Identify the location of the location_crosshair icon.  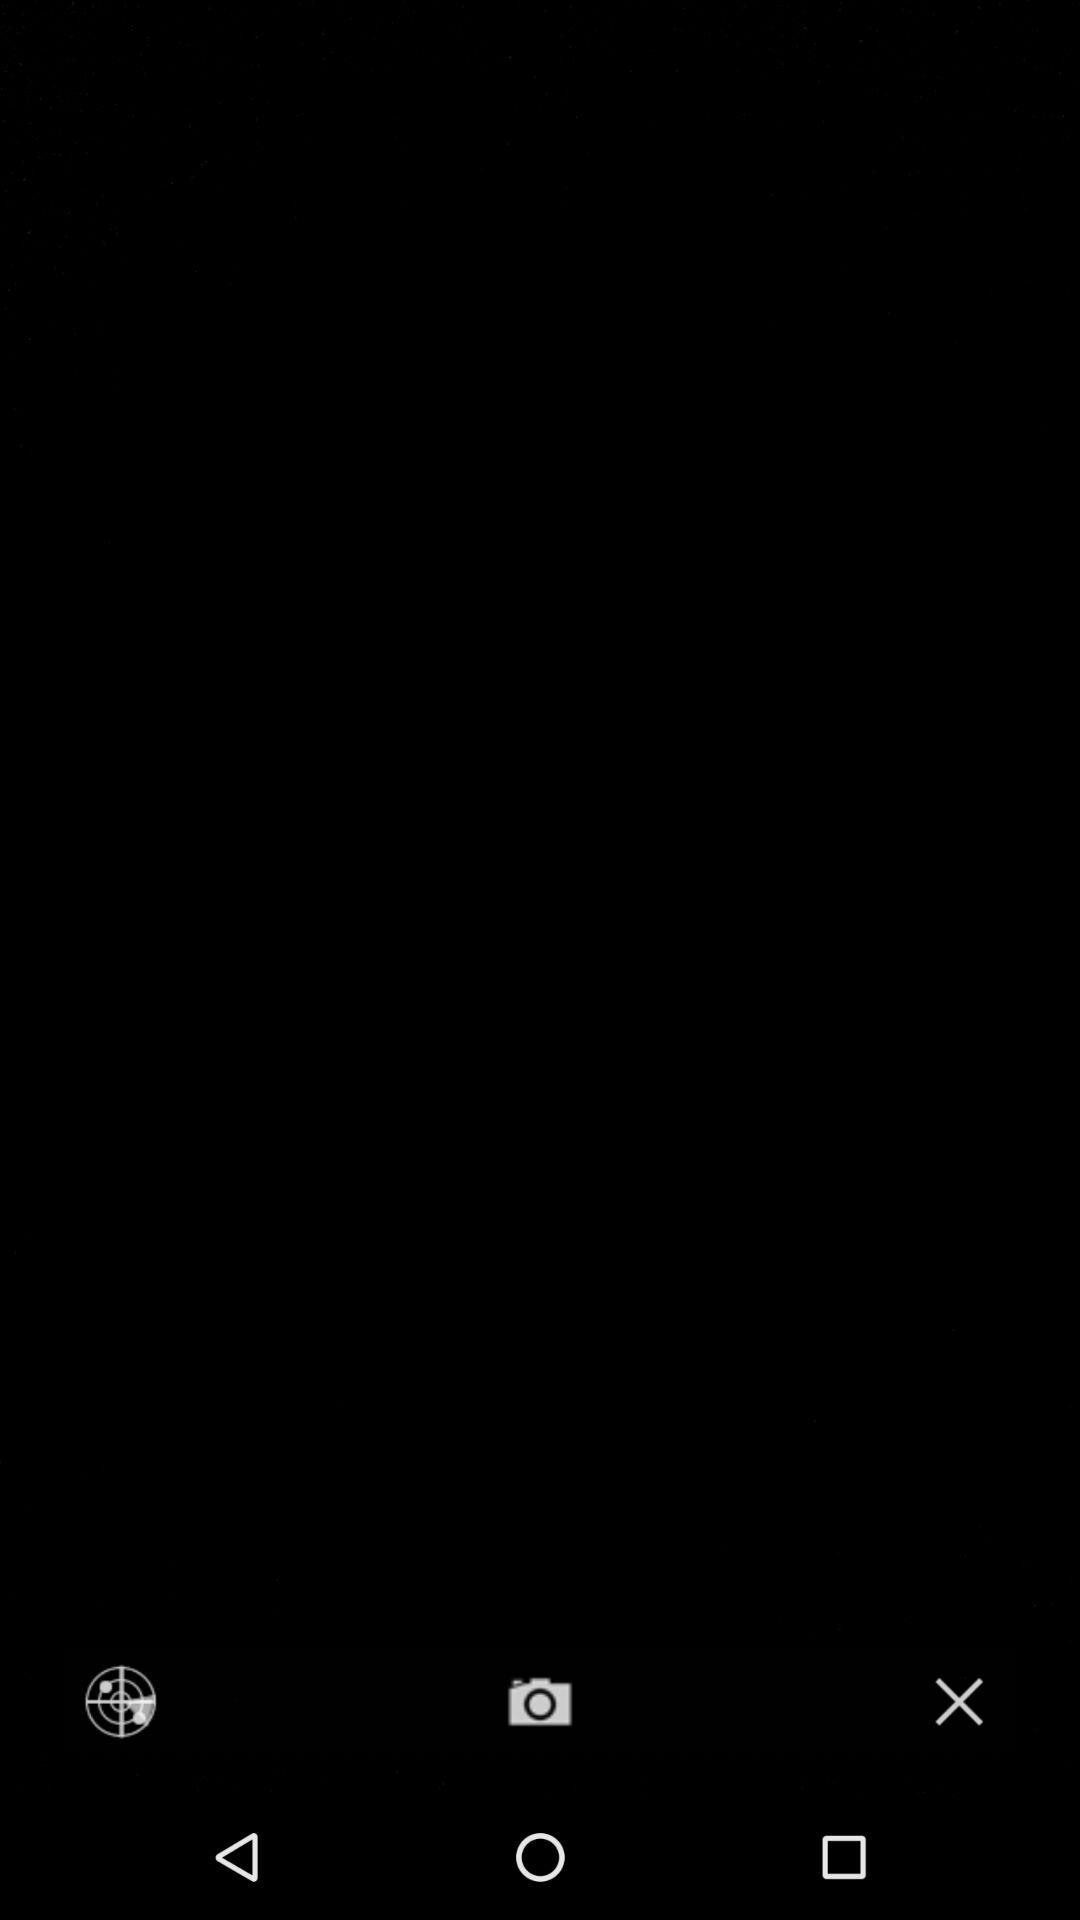
(120, 1821).